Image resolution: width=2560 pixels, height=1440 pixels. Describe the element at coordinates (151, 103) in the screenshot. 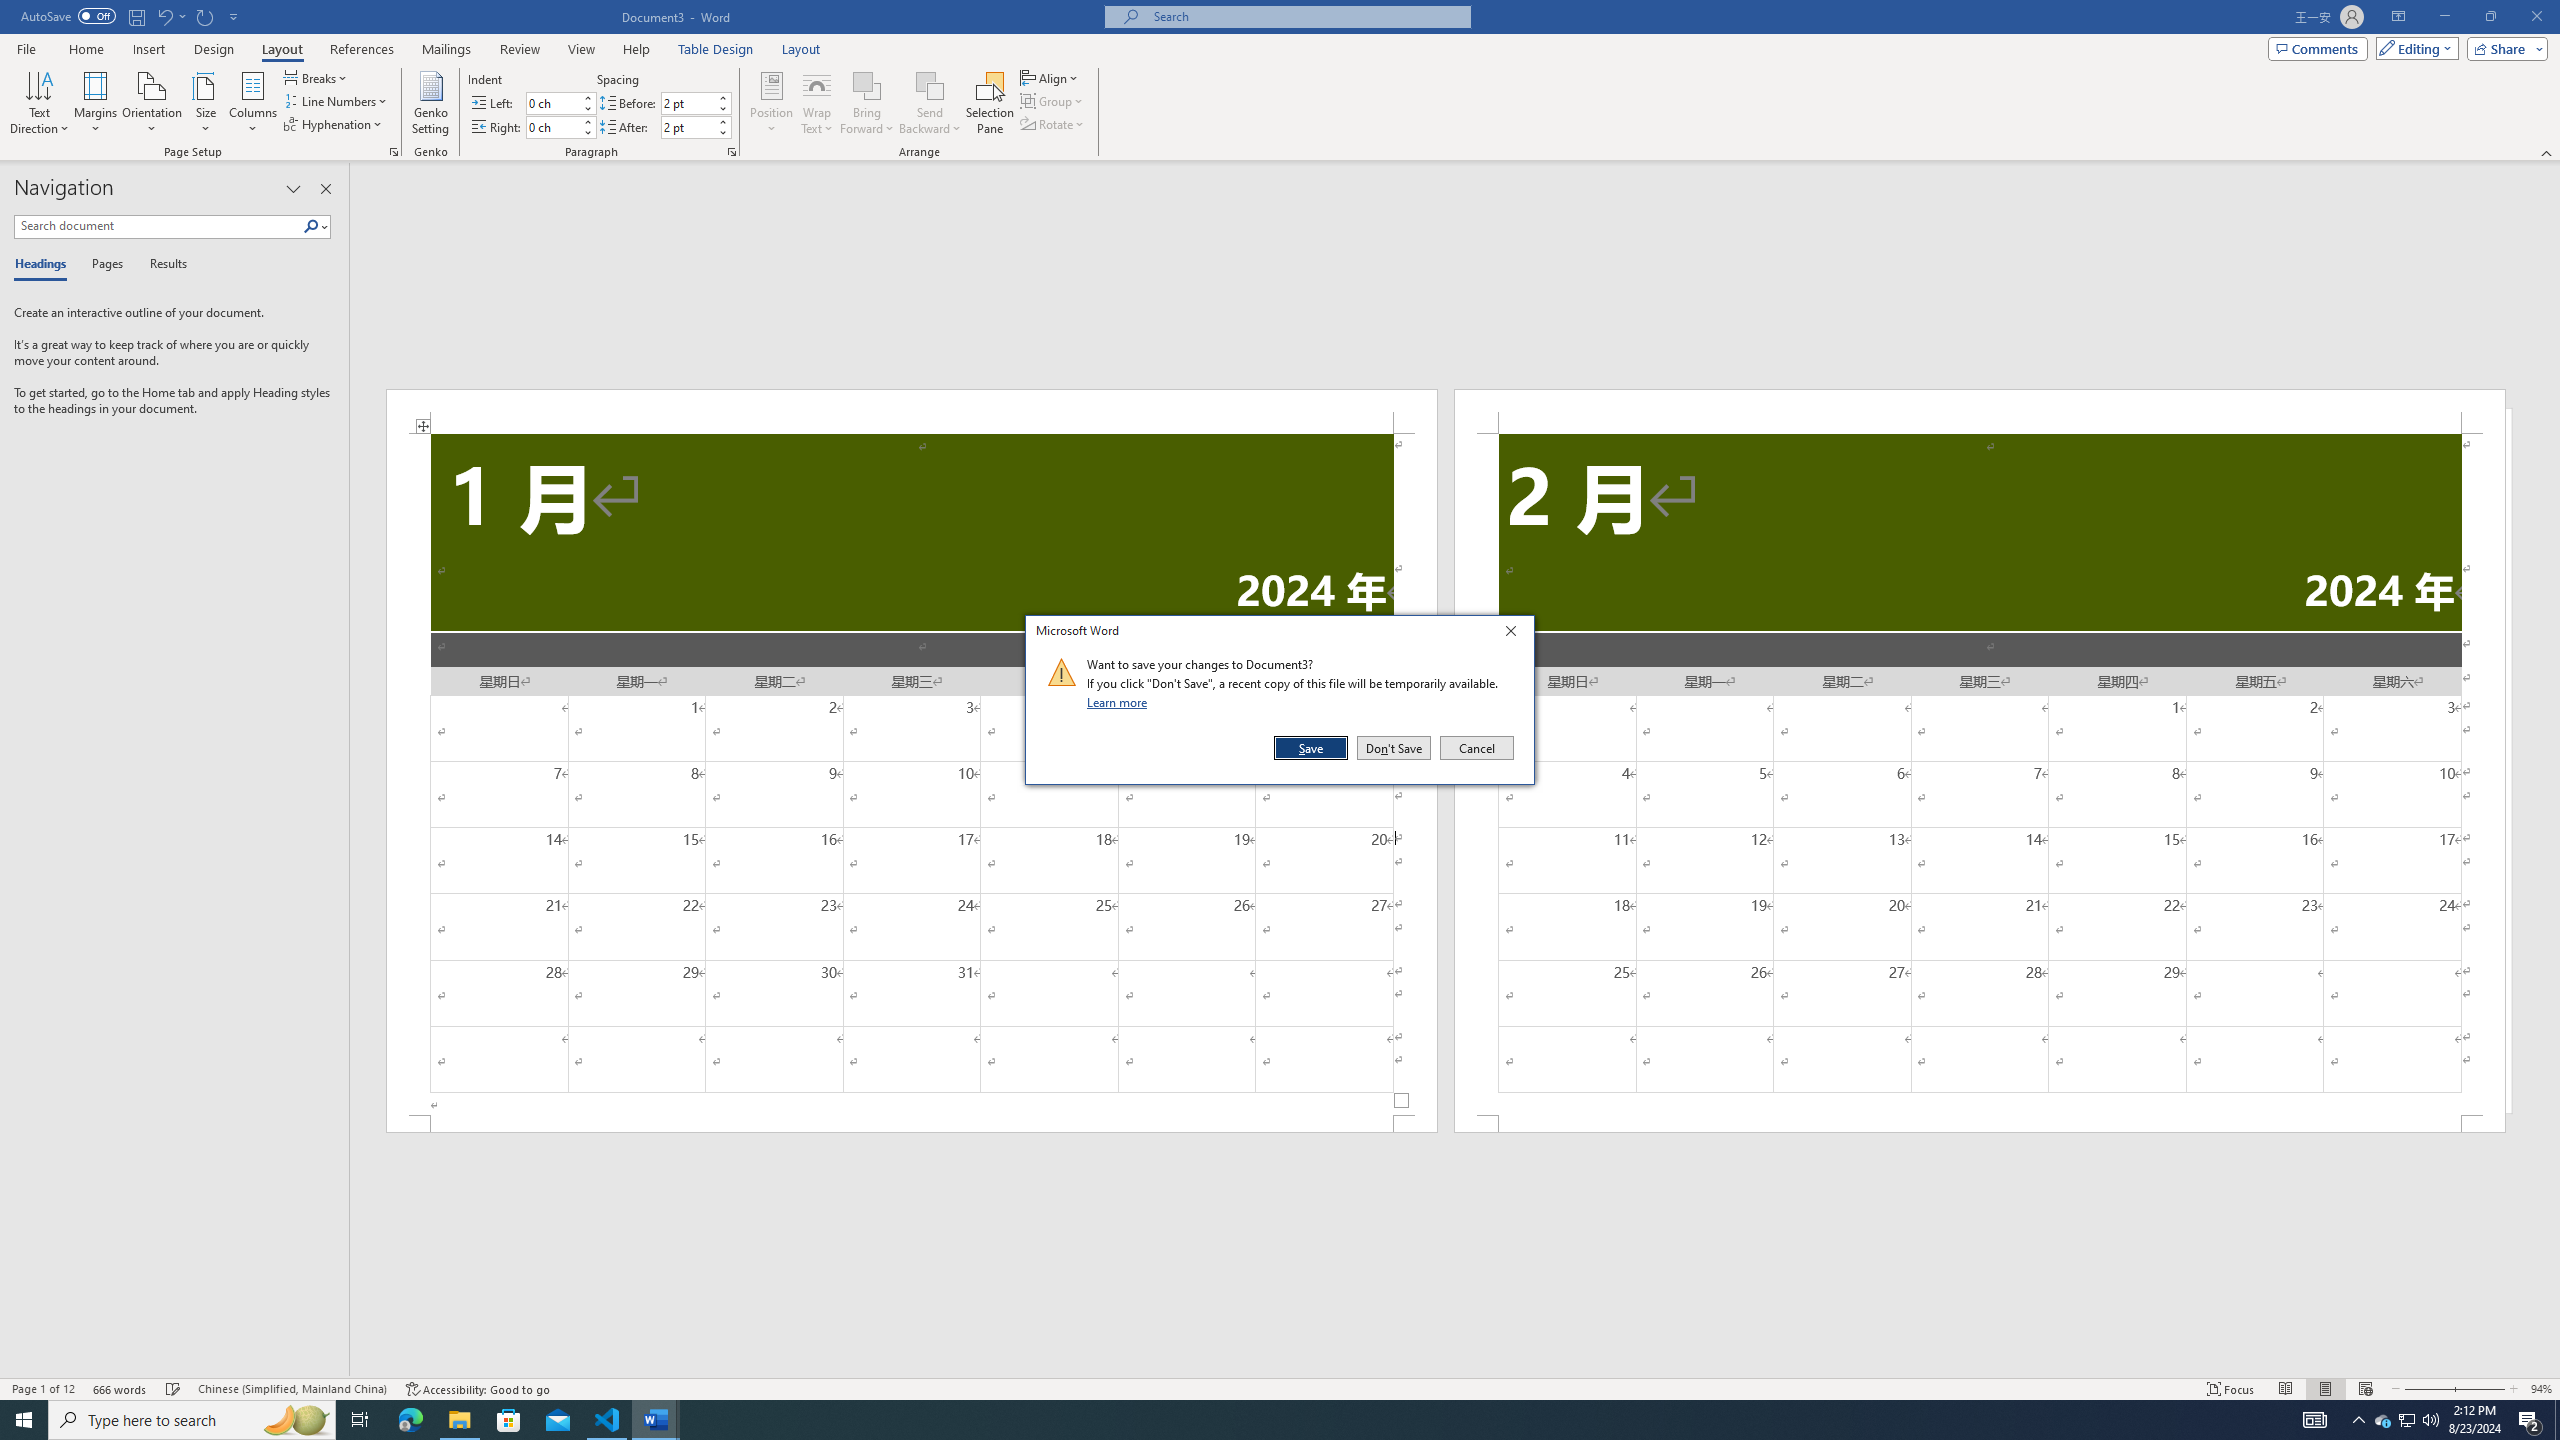

I see `'Orientation'` at that location.